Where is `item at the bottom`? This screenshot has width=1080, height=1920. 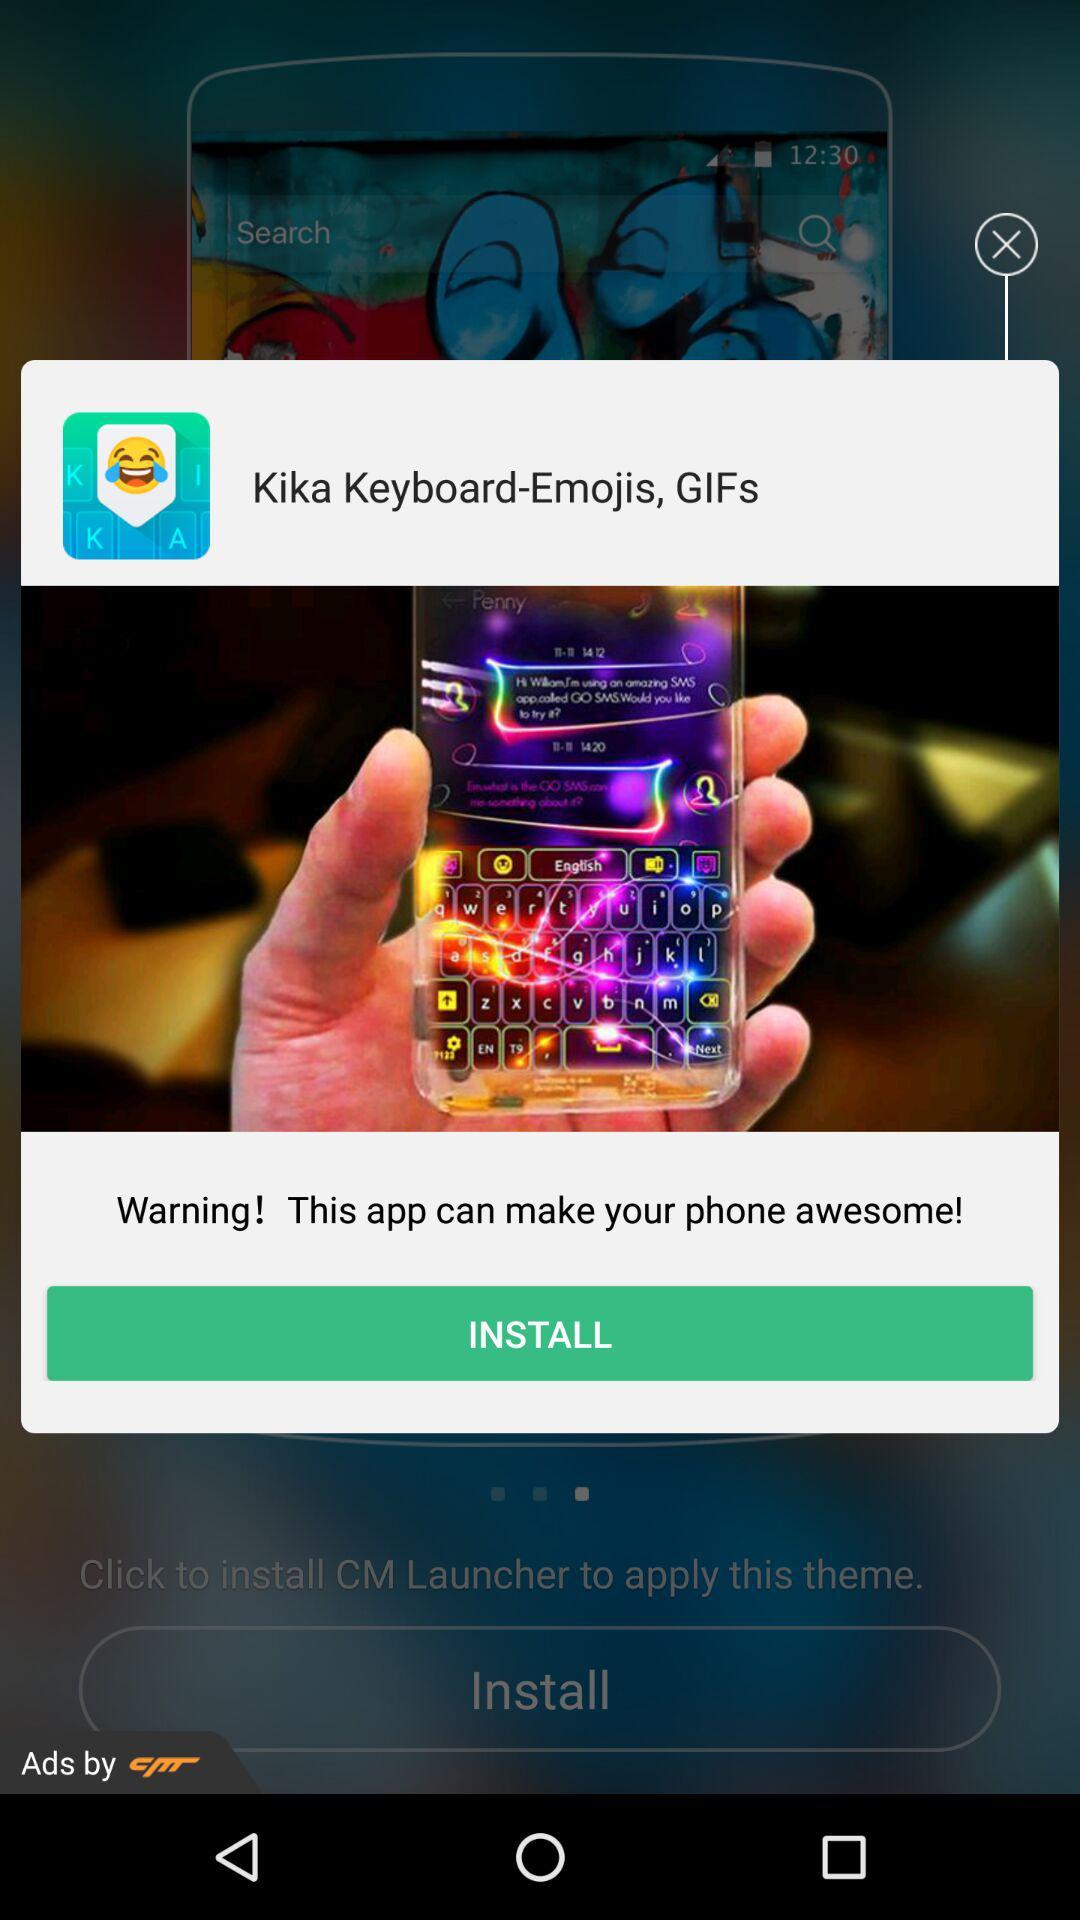 item at the bottom is located at coordinates (540, 1333).